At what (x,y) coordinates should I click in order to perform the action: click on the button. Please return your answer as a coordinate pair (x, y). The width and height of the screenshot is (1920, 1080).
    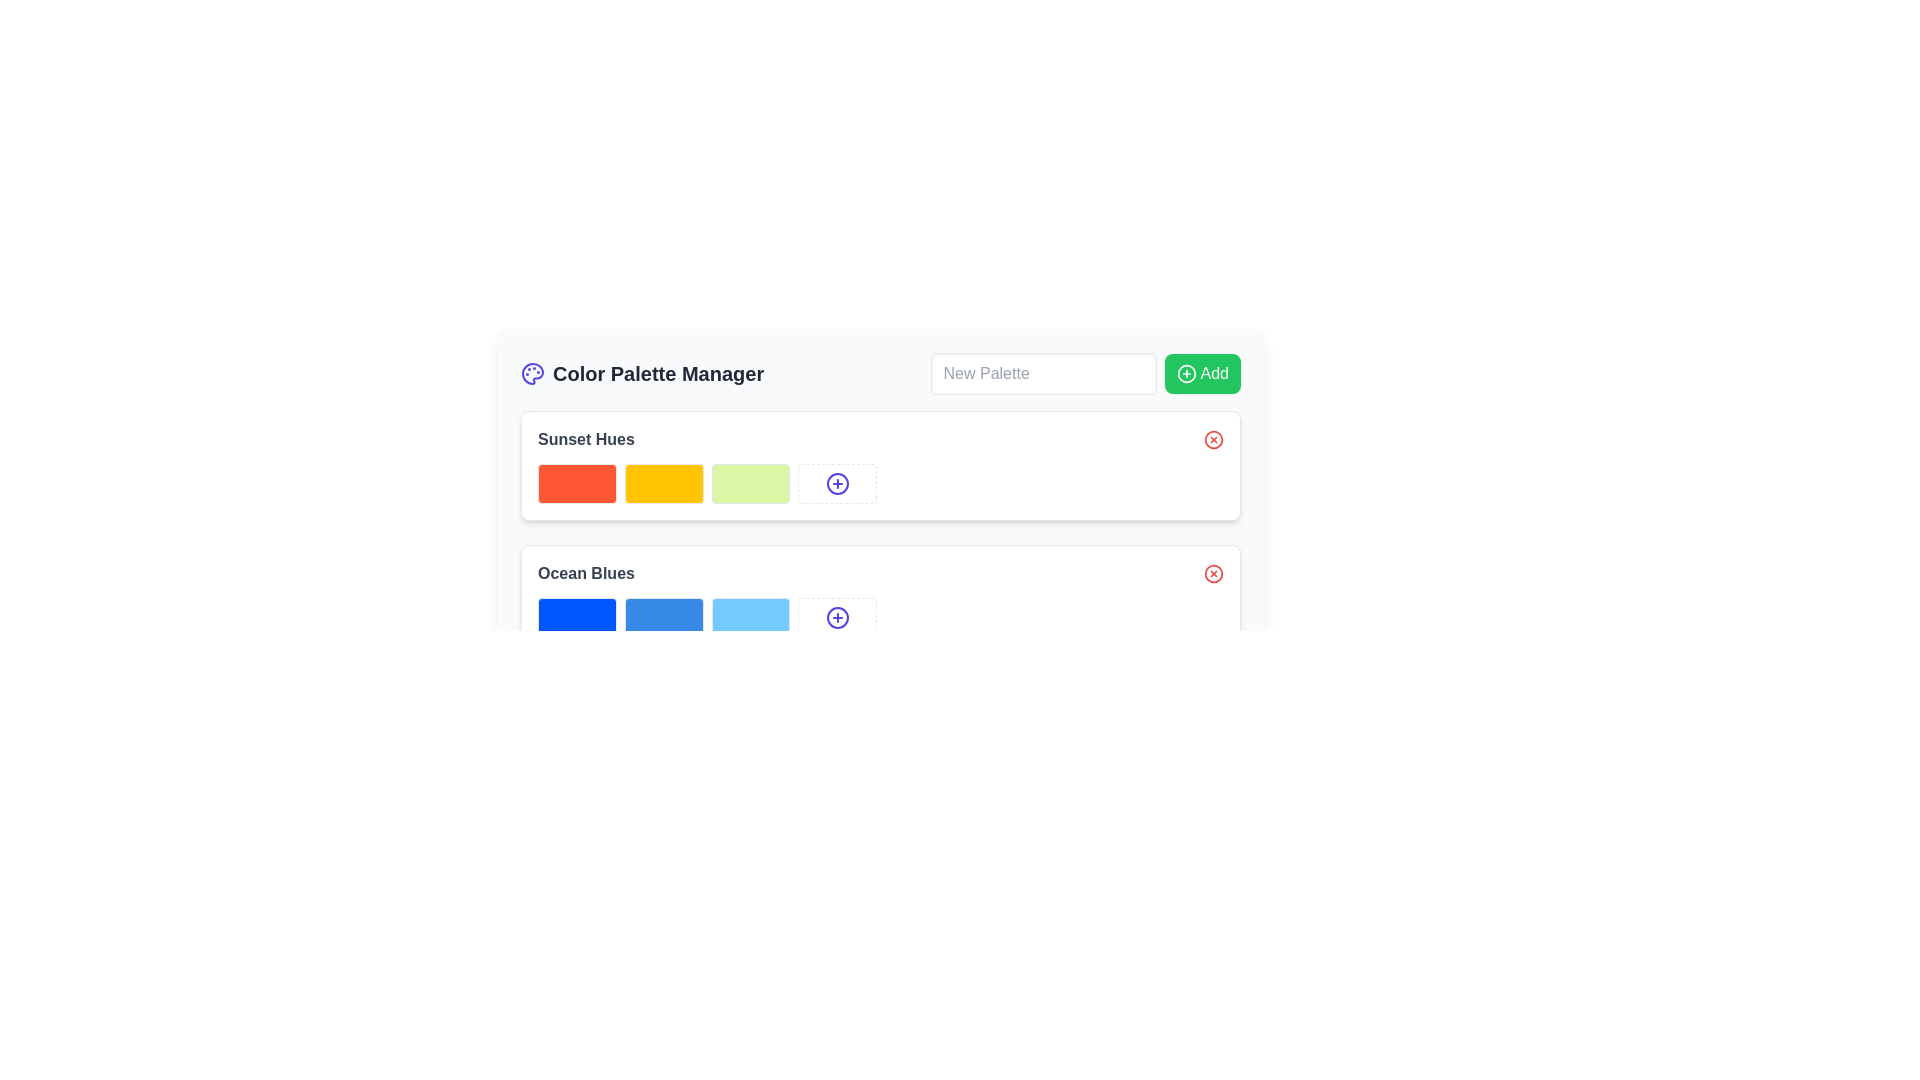
    Looking at the image, I should click on (837, 483).